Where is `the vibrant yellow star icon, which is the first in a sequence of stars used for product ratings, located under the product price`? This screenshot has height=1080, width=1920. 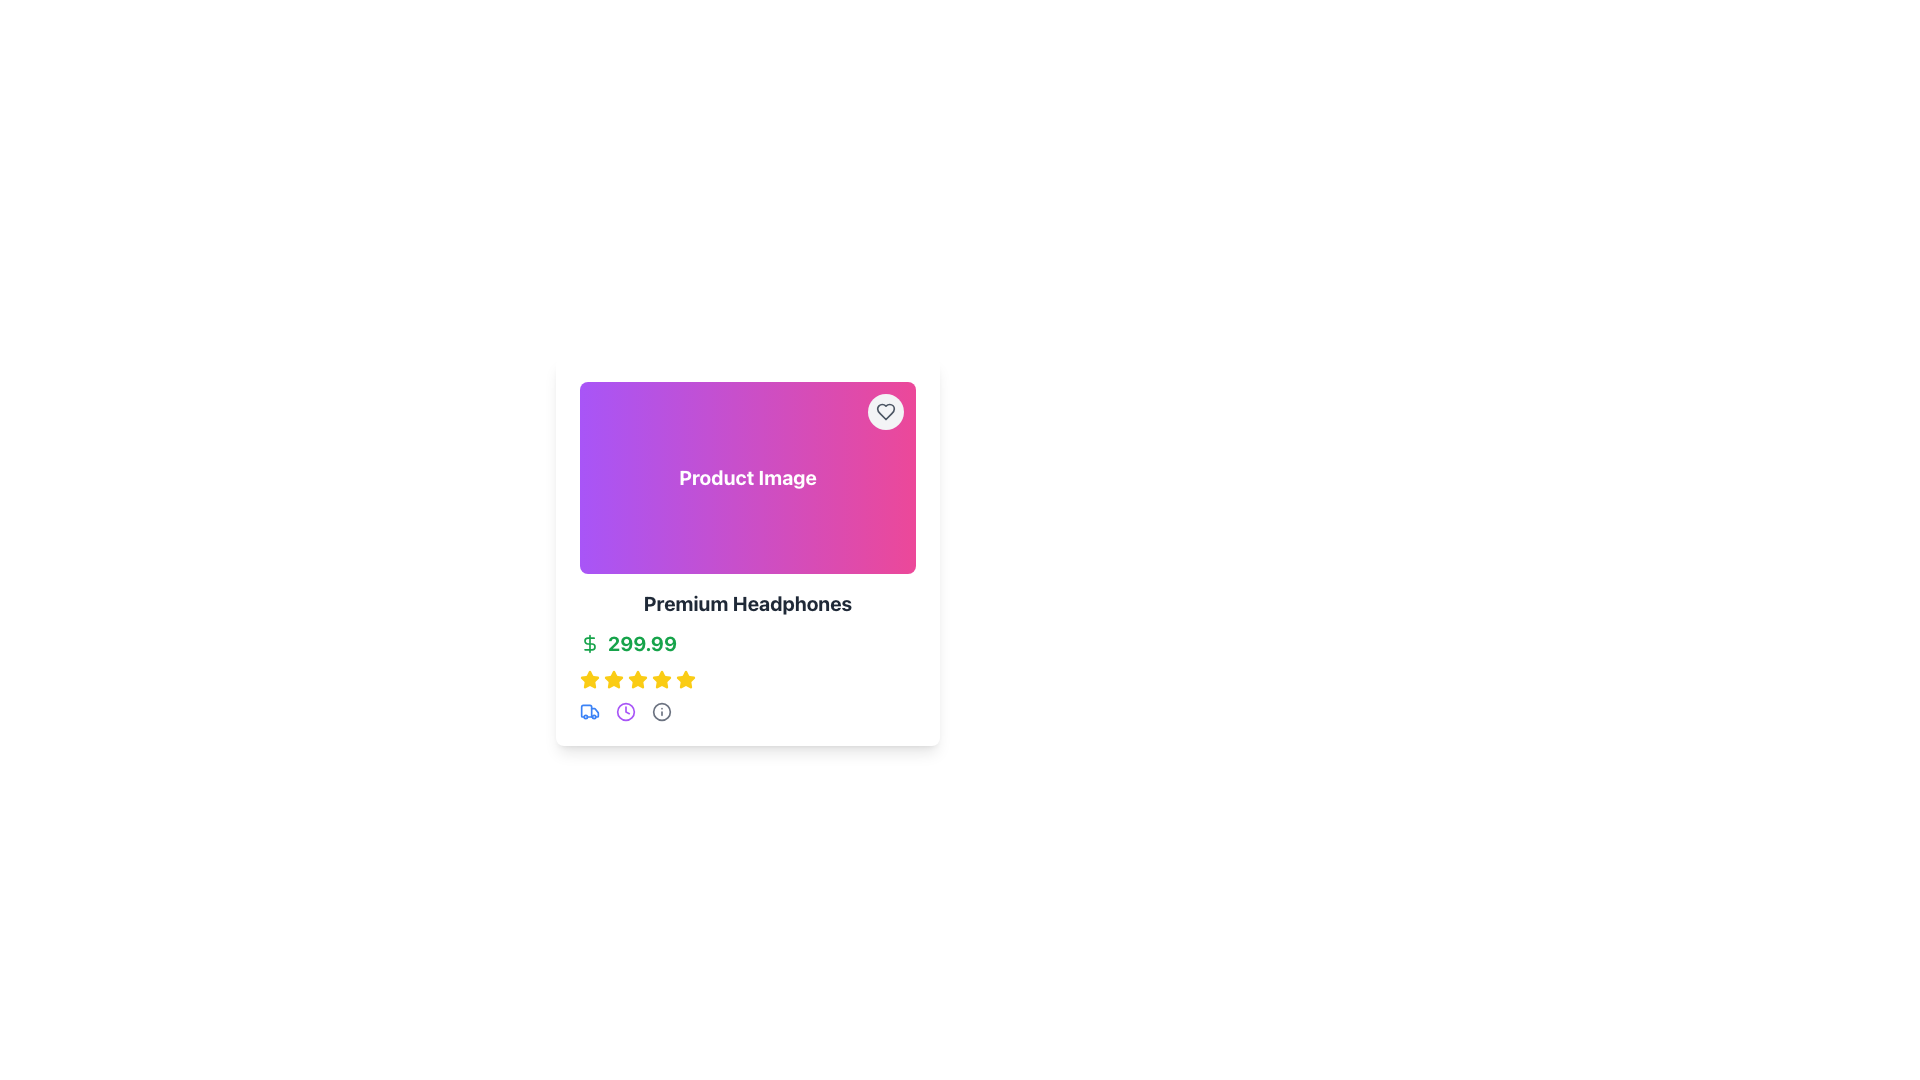 the vibrant yellow star icon, which is the first in a sequence of stars used for product ratings, located under the product price is located at coordinates (589, 678).